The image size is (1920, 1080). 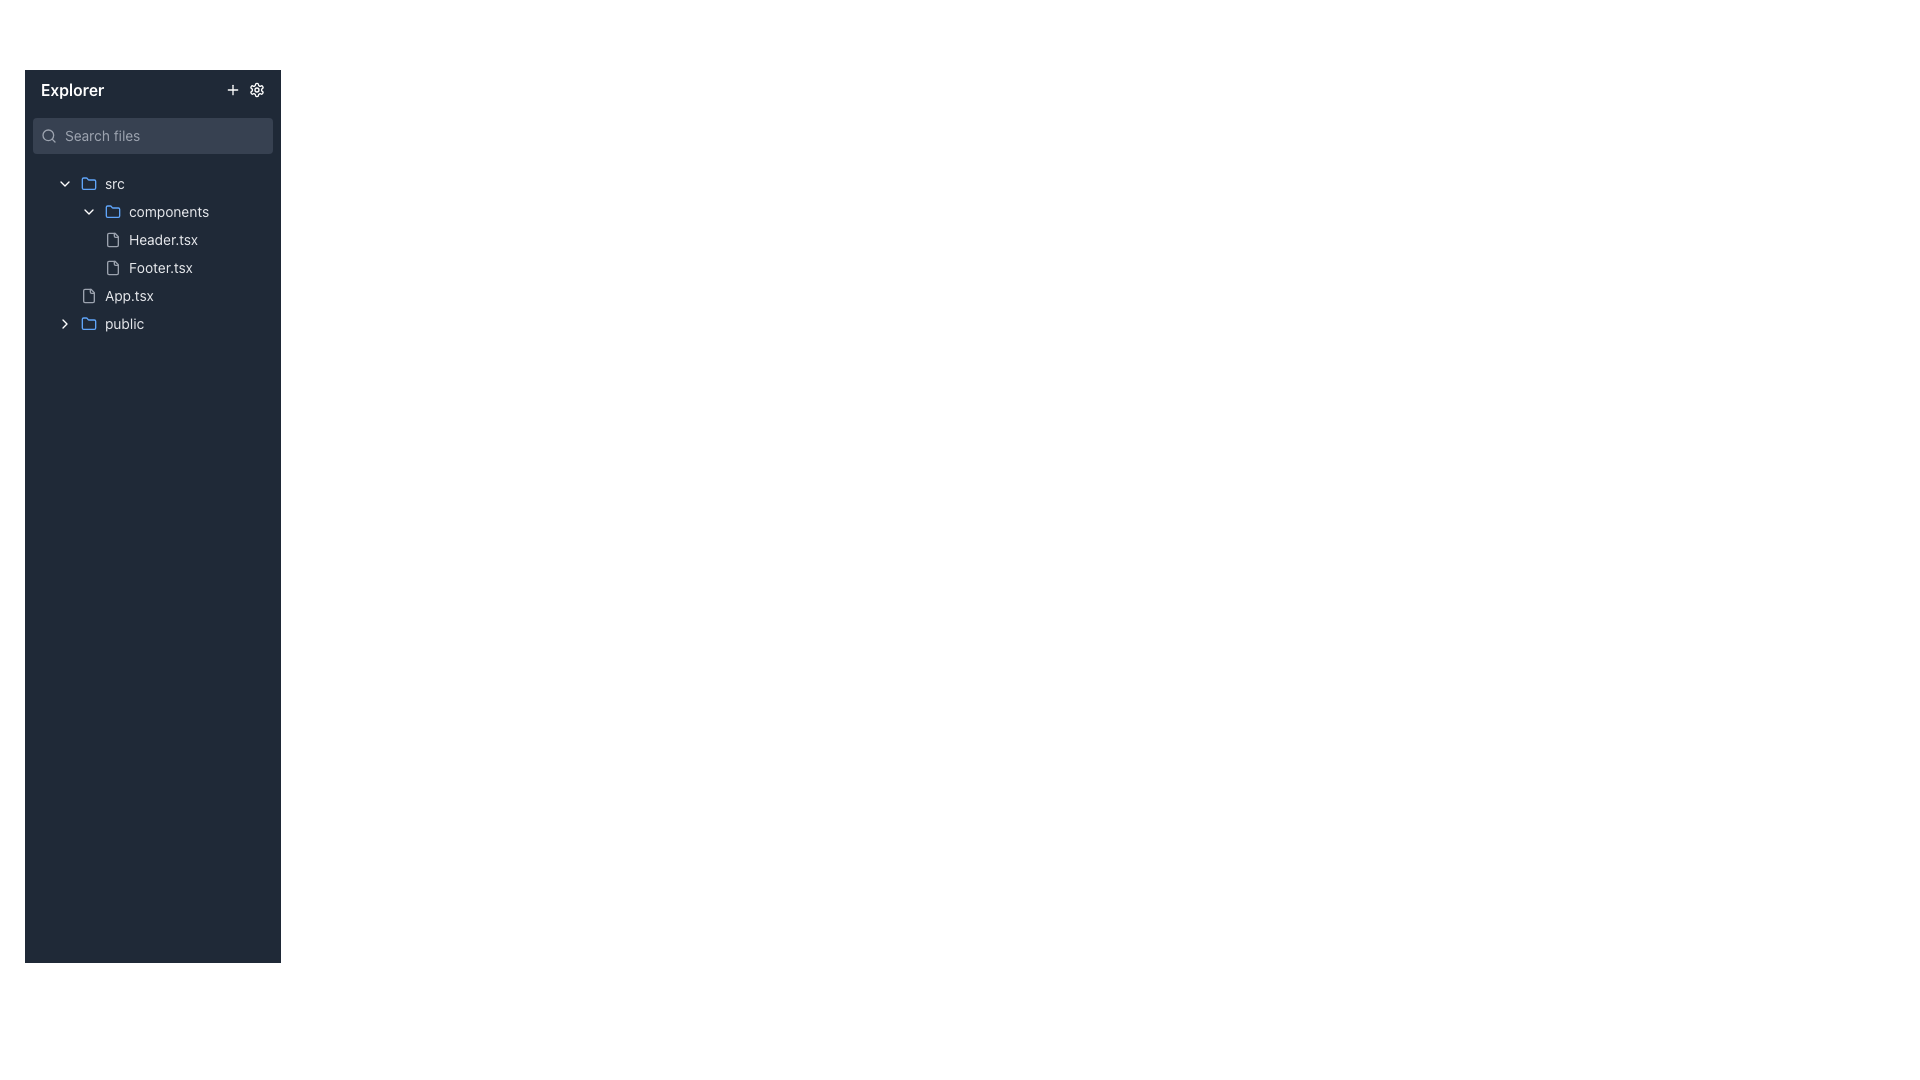 What do you see at coordinates (164, 253) in the screenshot?
I see `the hierarchical file entry displaying 'componentsHeader.tsxFooter.tsxApp.tsx' within the 'src' sidebar` at bounding box center [164, 253].